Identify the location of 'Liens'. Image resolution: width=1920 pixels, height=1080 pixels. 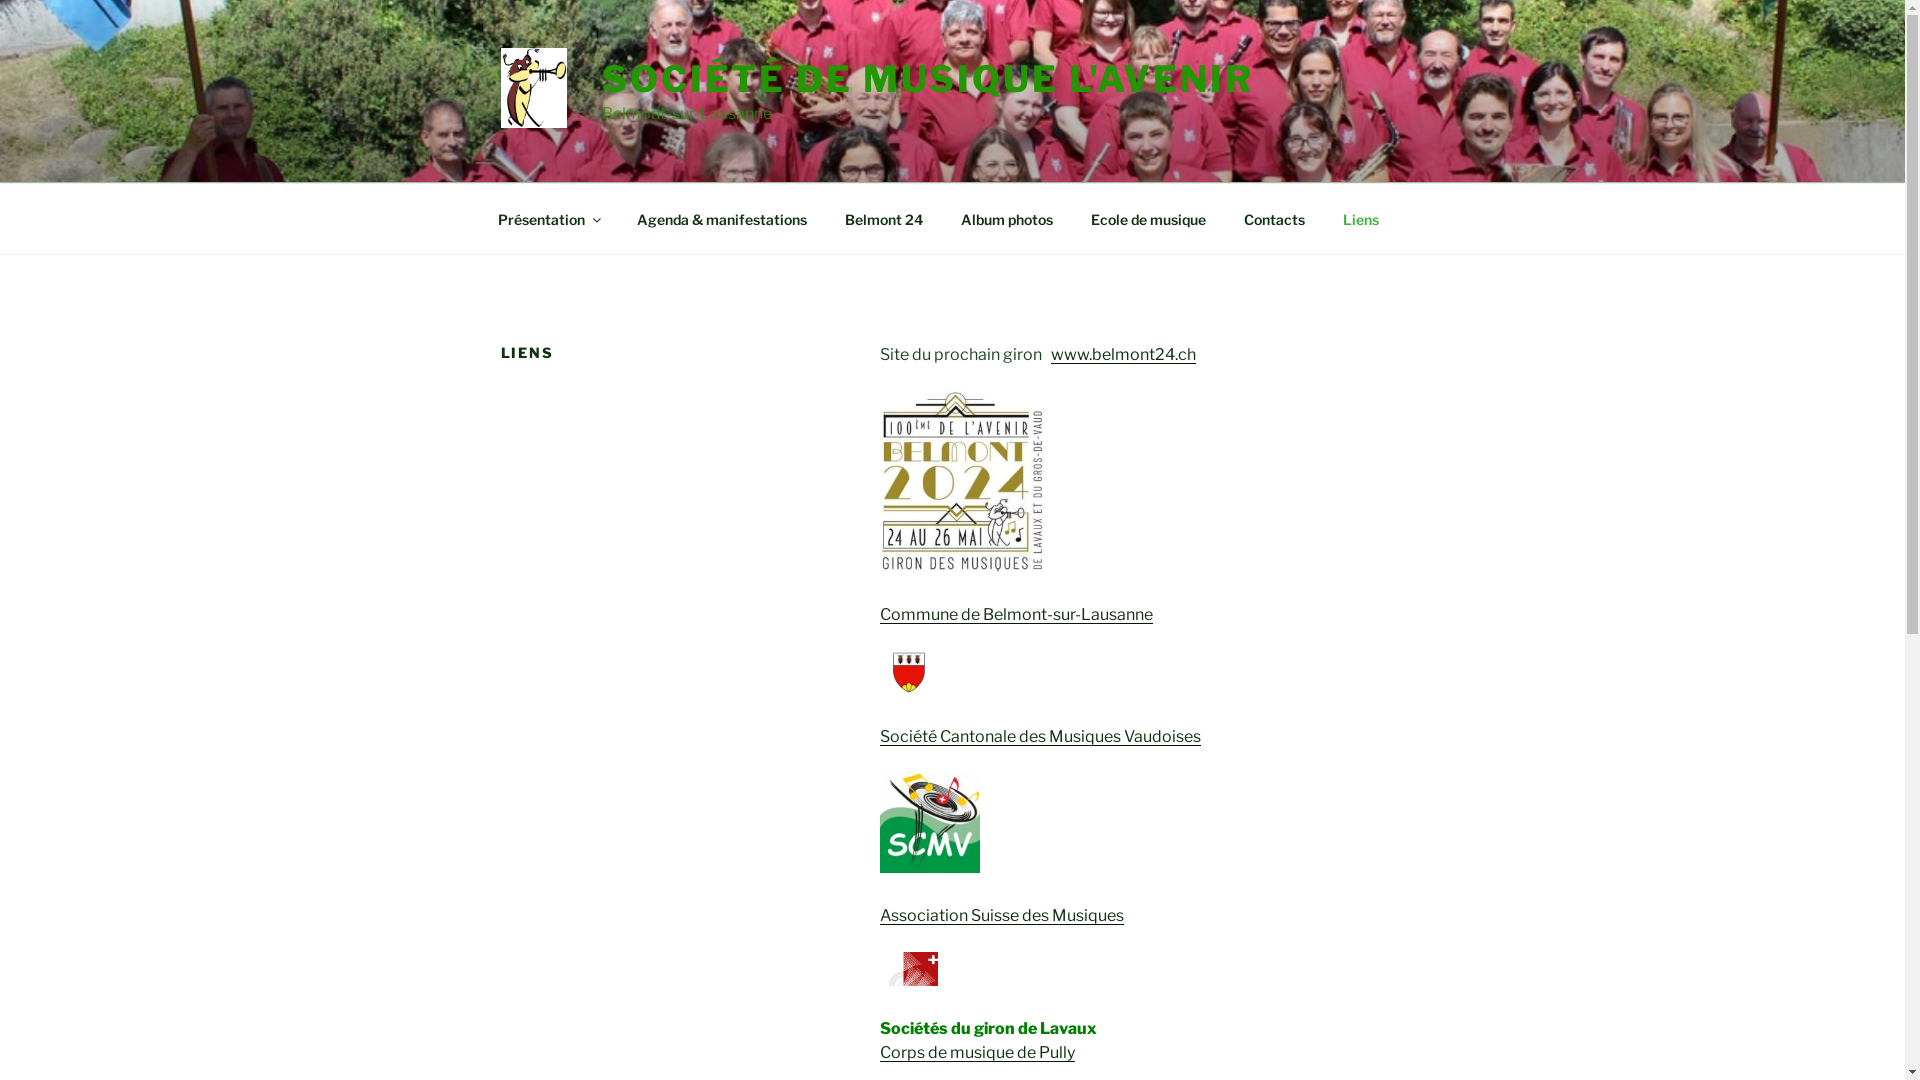
(1360, 218).